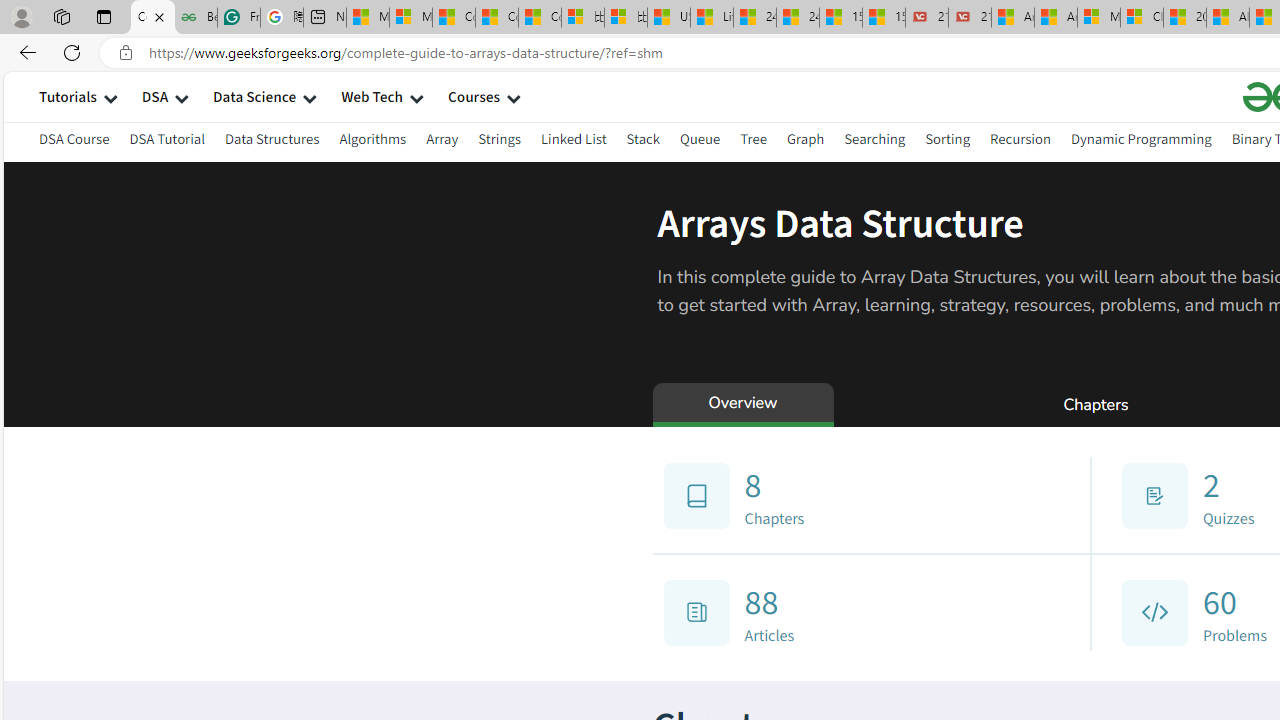 Image resolution: width=1280 pixels, height=720 pixels. Describe the element at coordinates (668, 17) in the screenshot. I see `'USA TODAY - MSN'` at that location.